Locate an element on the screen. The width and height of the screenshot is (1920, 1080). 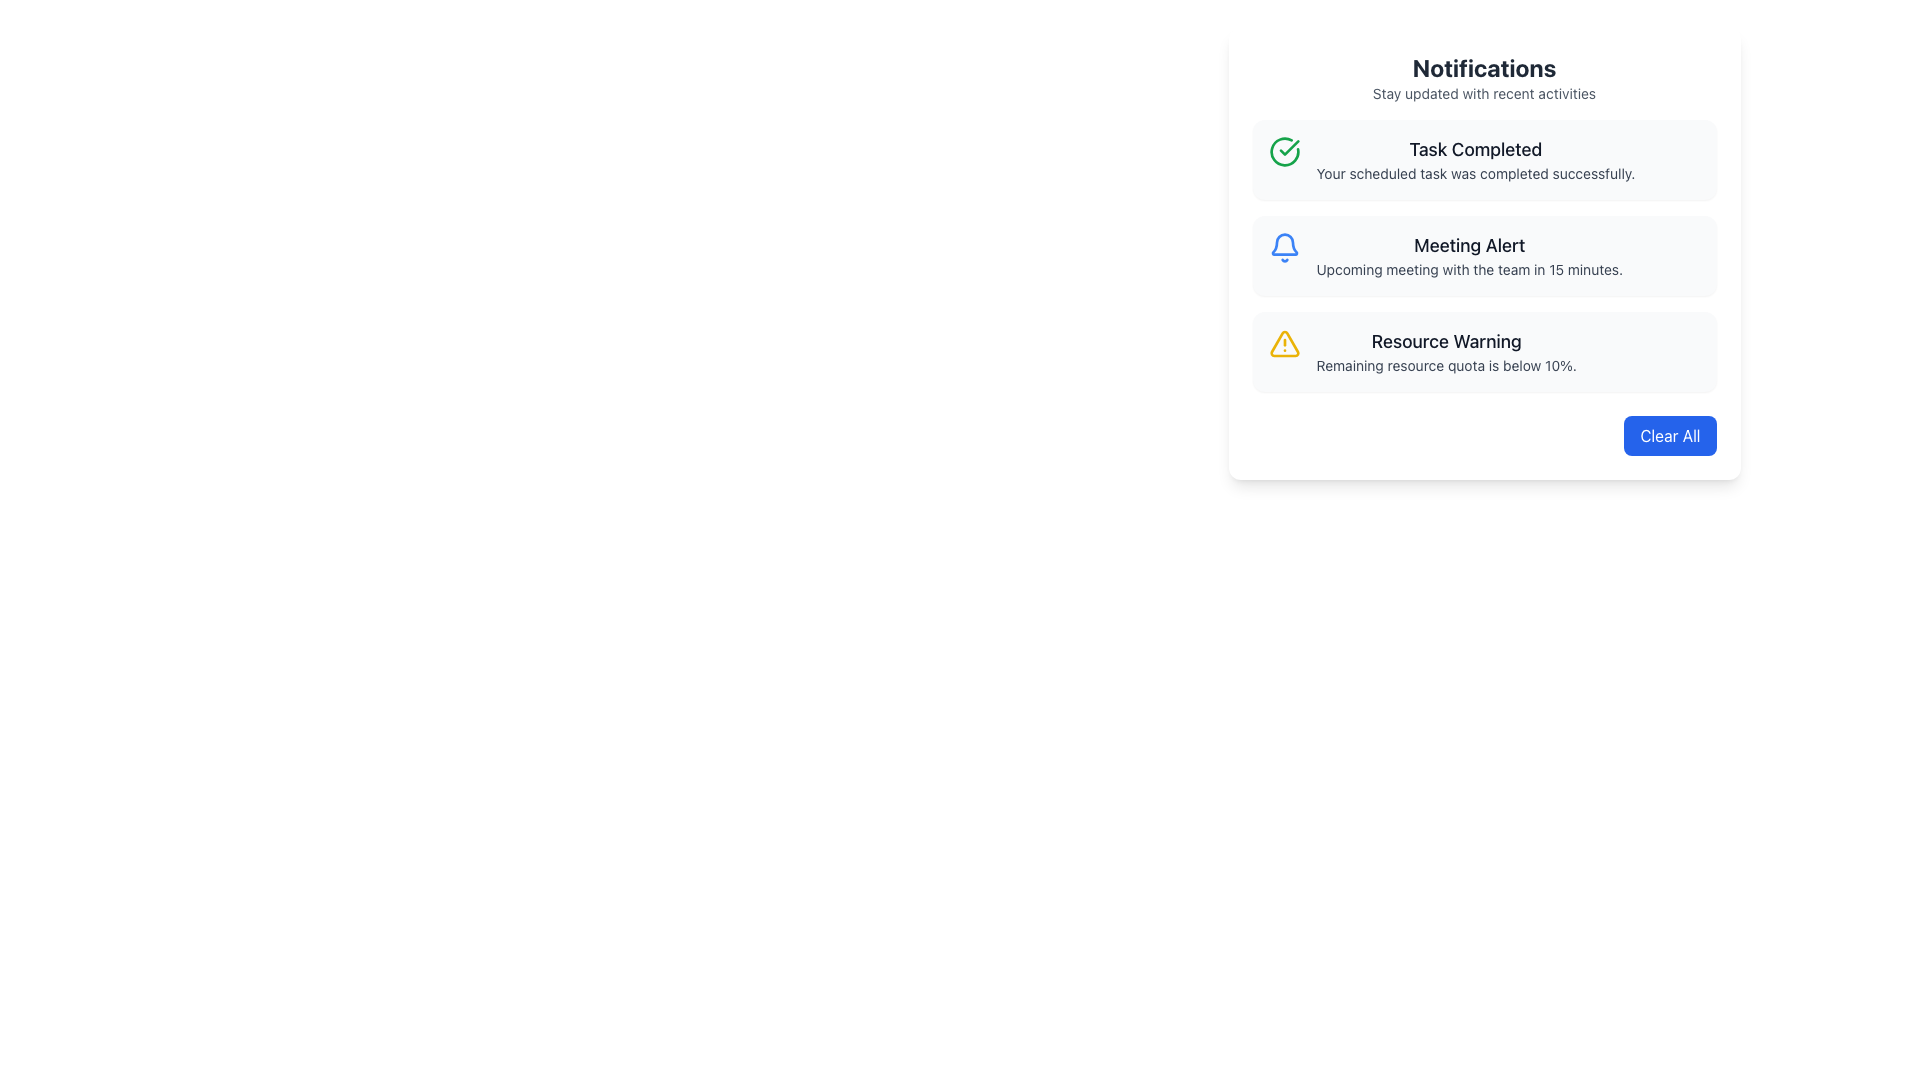
the button located at the bottom-right corner of the notification panel to clear all notifications is located at coordinates (1670, 434).